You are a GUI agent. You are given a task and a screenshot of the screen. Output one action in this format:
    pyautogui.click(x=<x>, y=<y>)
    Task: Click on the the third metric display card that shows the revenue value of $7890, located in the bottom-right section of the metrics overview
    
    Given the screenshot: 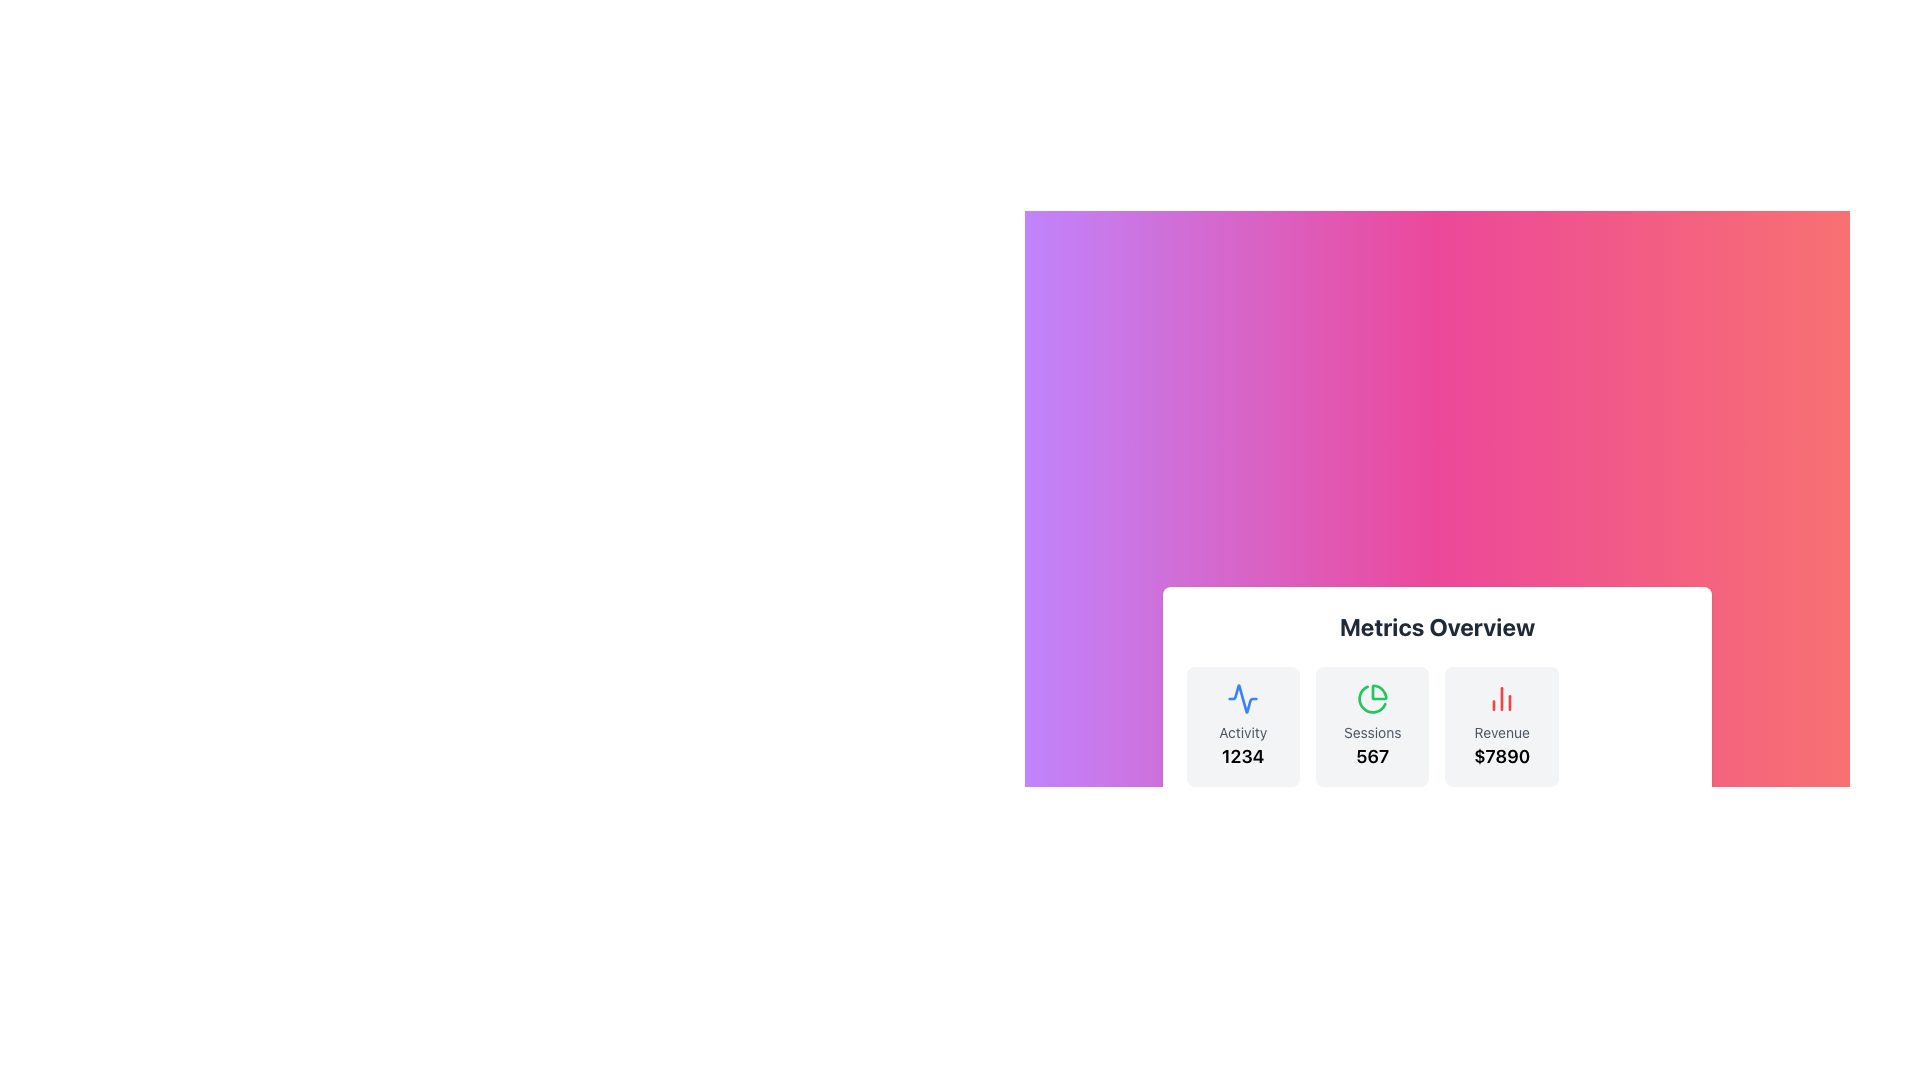 What is the action you would take?
    pyautogui.click(x=1502, y=726)
    